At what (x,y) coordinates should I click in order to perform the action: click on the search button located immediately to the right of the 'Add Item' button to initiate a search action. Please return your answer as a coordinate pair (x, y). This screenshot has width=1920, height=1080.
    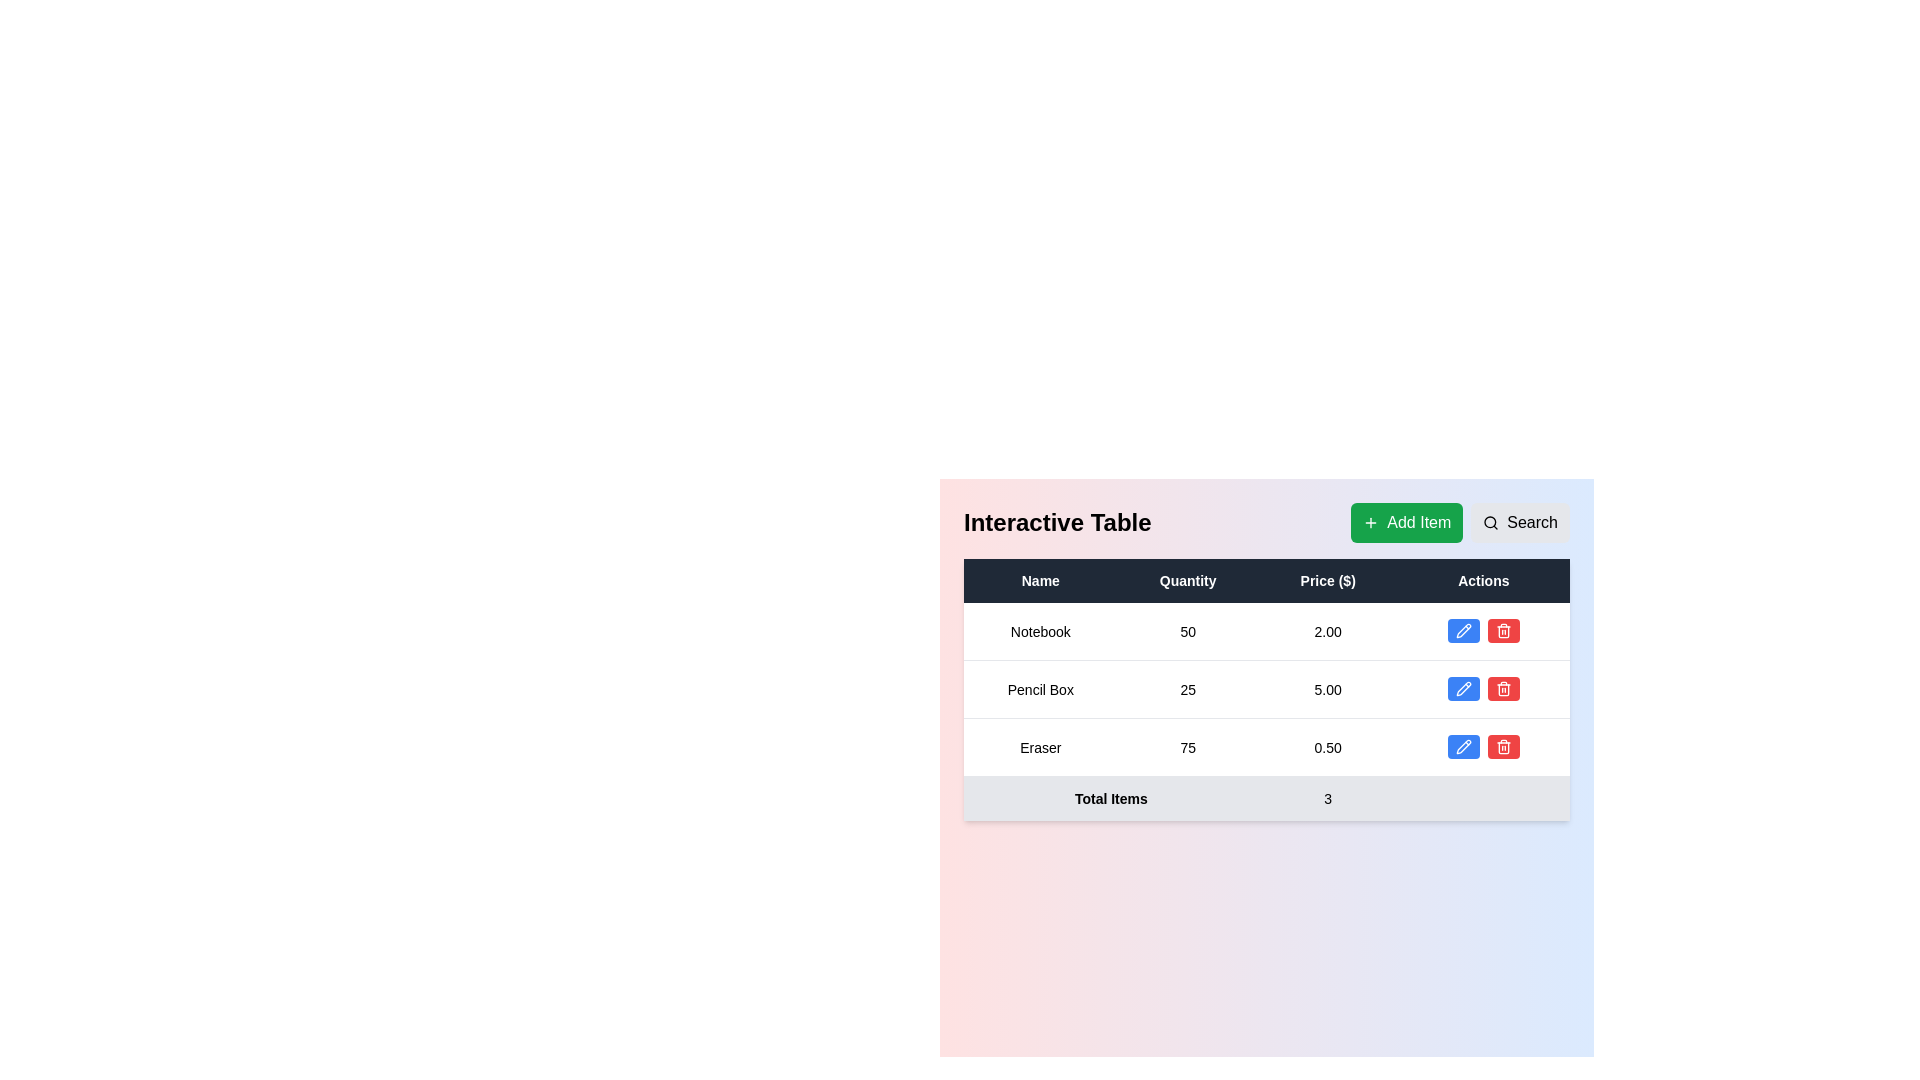
    Looking at the image, I should click on (1520, 522).